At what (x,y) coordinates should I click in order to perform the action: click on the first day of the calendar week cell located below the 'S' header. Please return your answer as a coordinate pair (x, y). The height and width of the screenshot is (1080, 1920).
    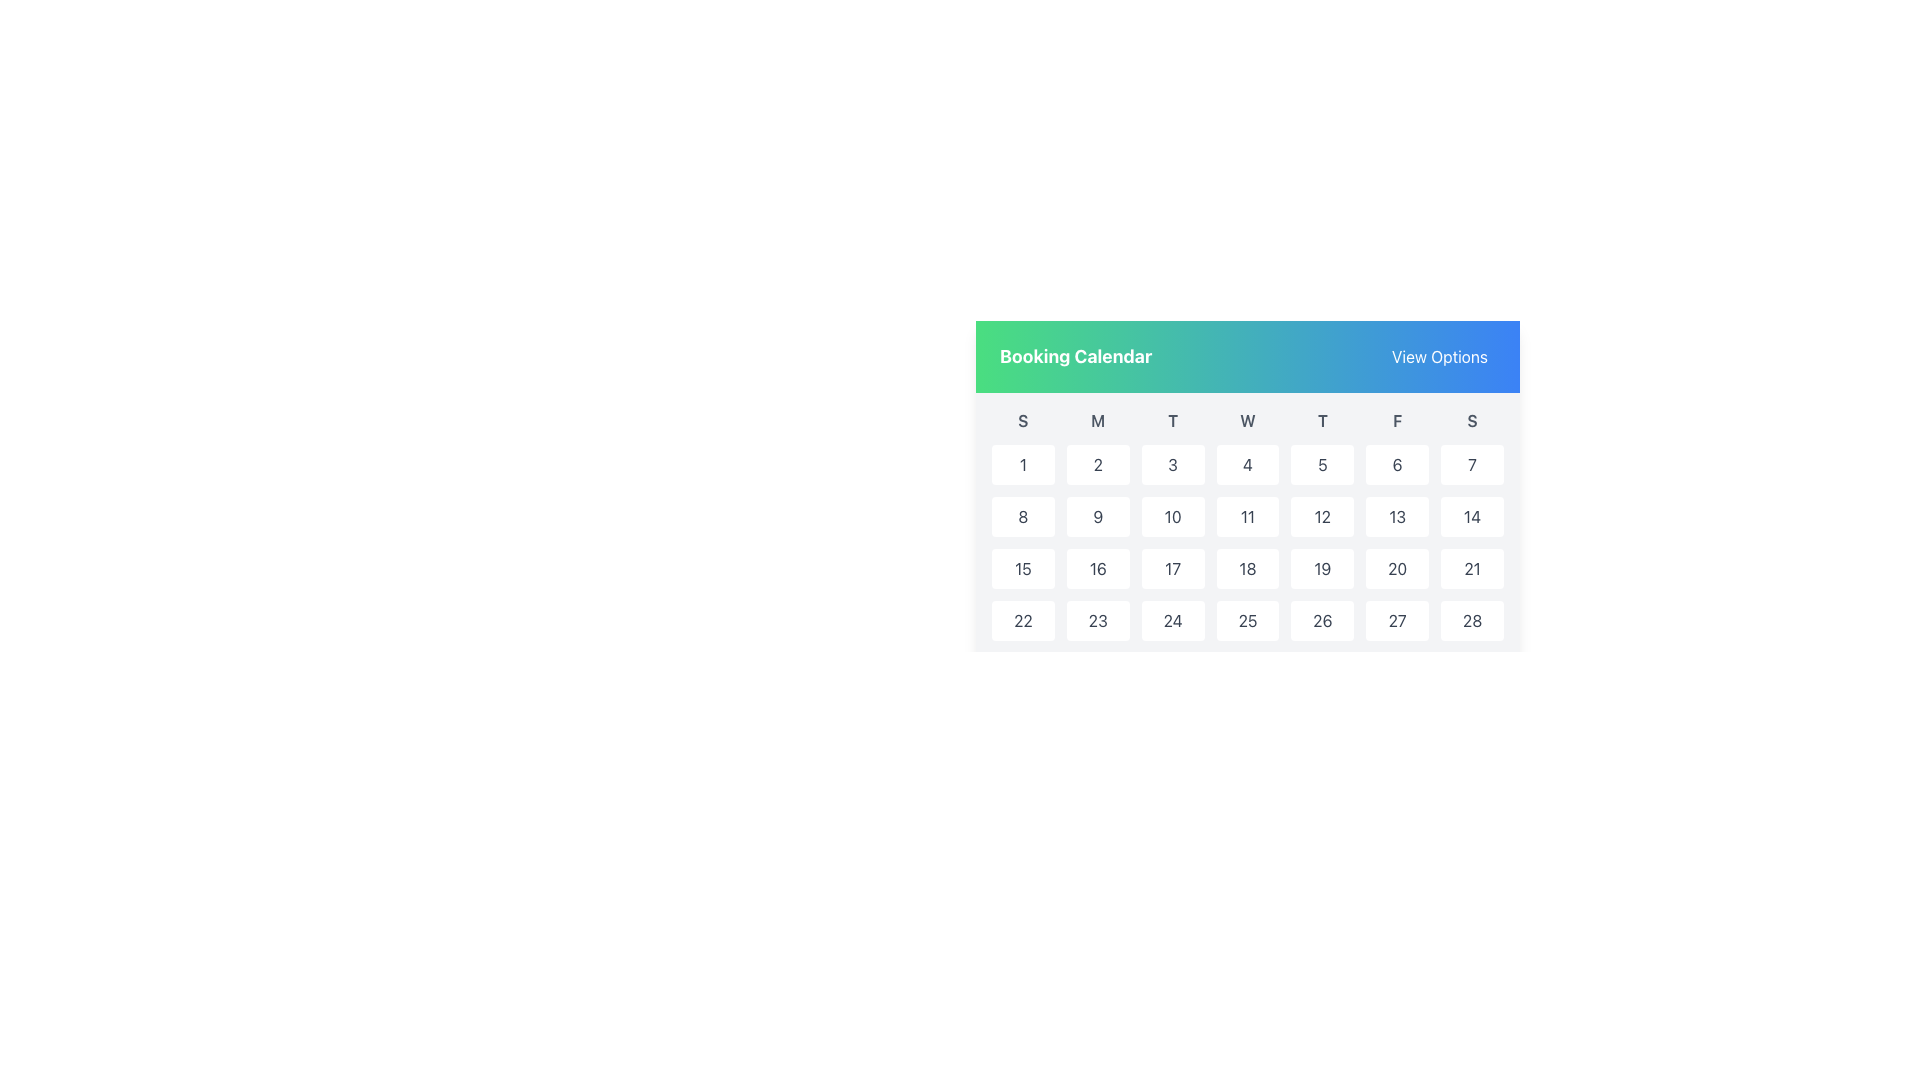
    Looking at the image, I should click on (1023, 465).